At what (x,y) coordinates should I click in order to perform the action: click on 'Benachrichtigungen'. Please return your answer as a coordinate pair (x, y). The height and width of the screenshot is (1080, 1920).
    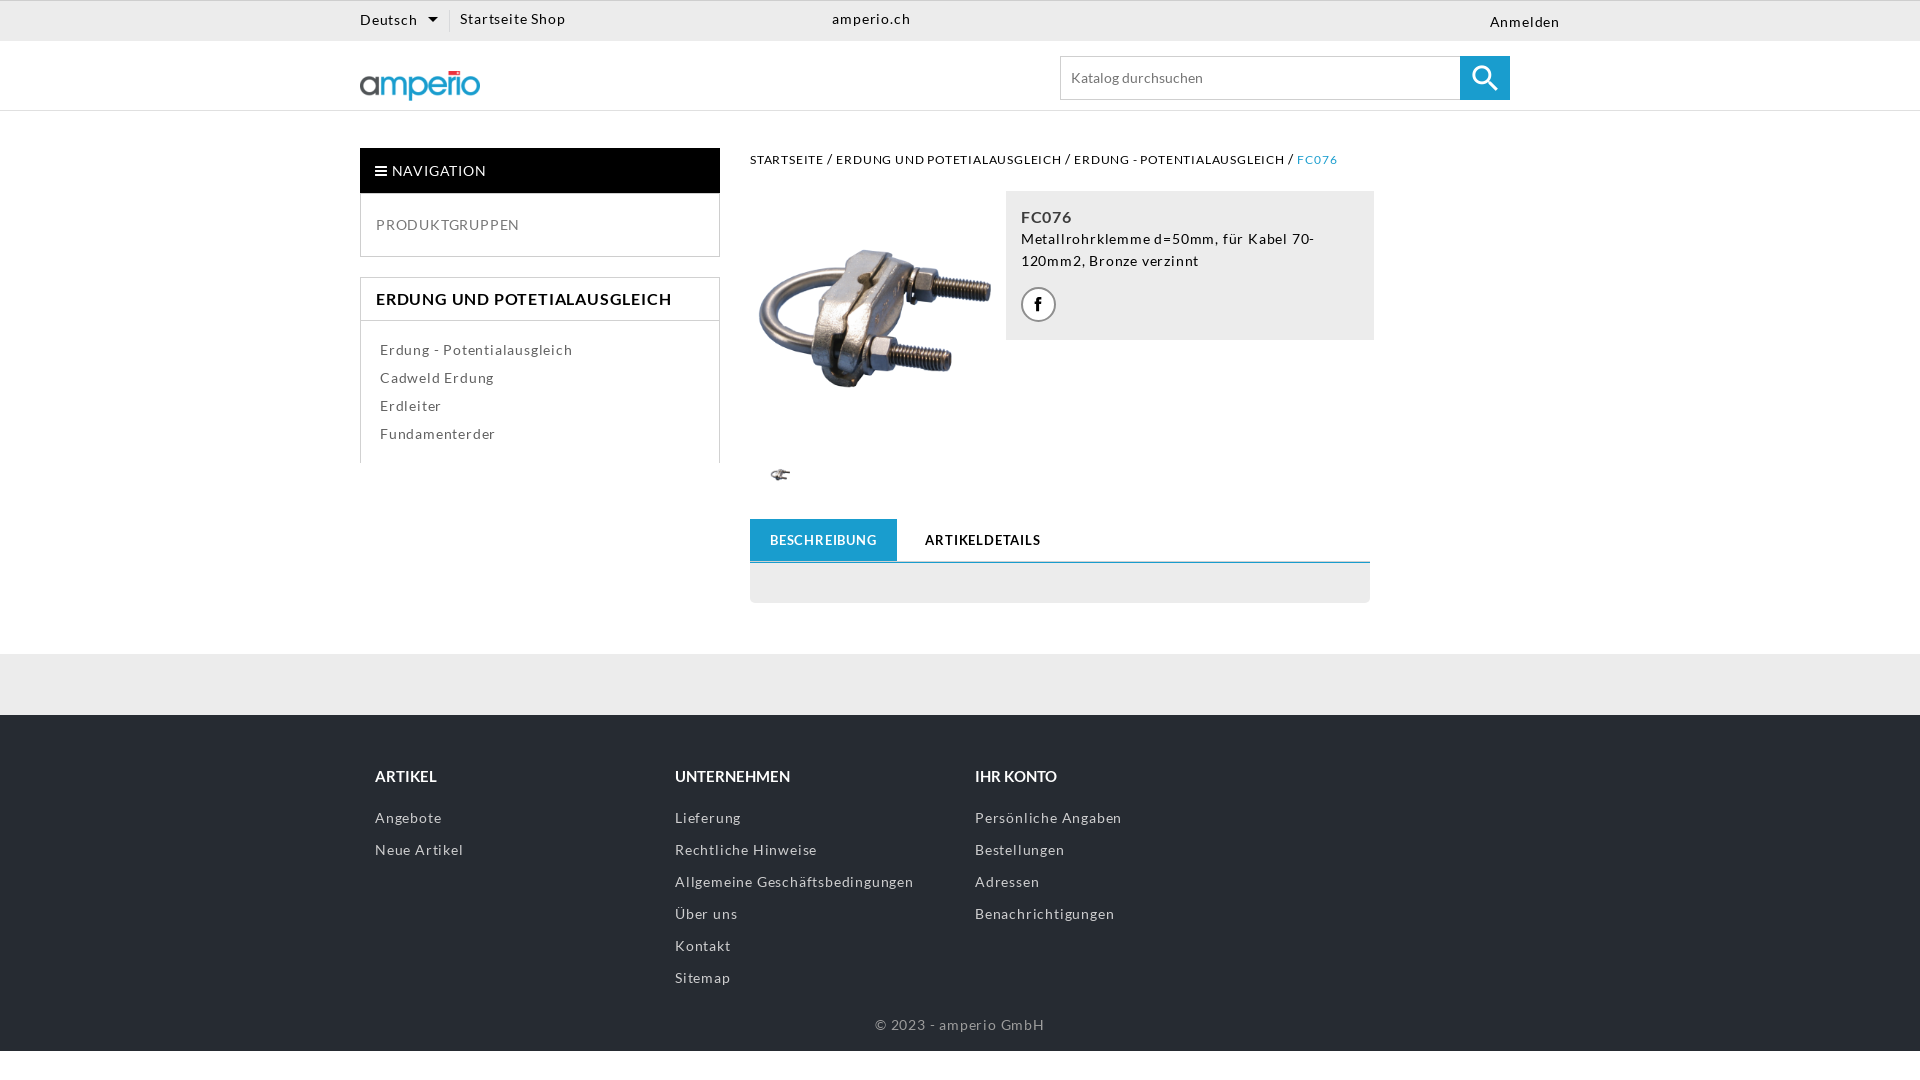
    Looking at the image, I should click on (974, 913).